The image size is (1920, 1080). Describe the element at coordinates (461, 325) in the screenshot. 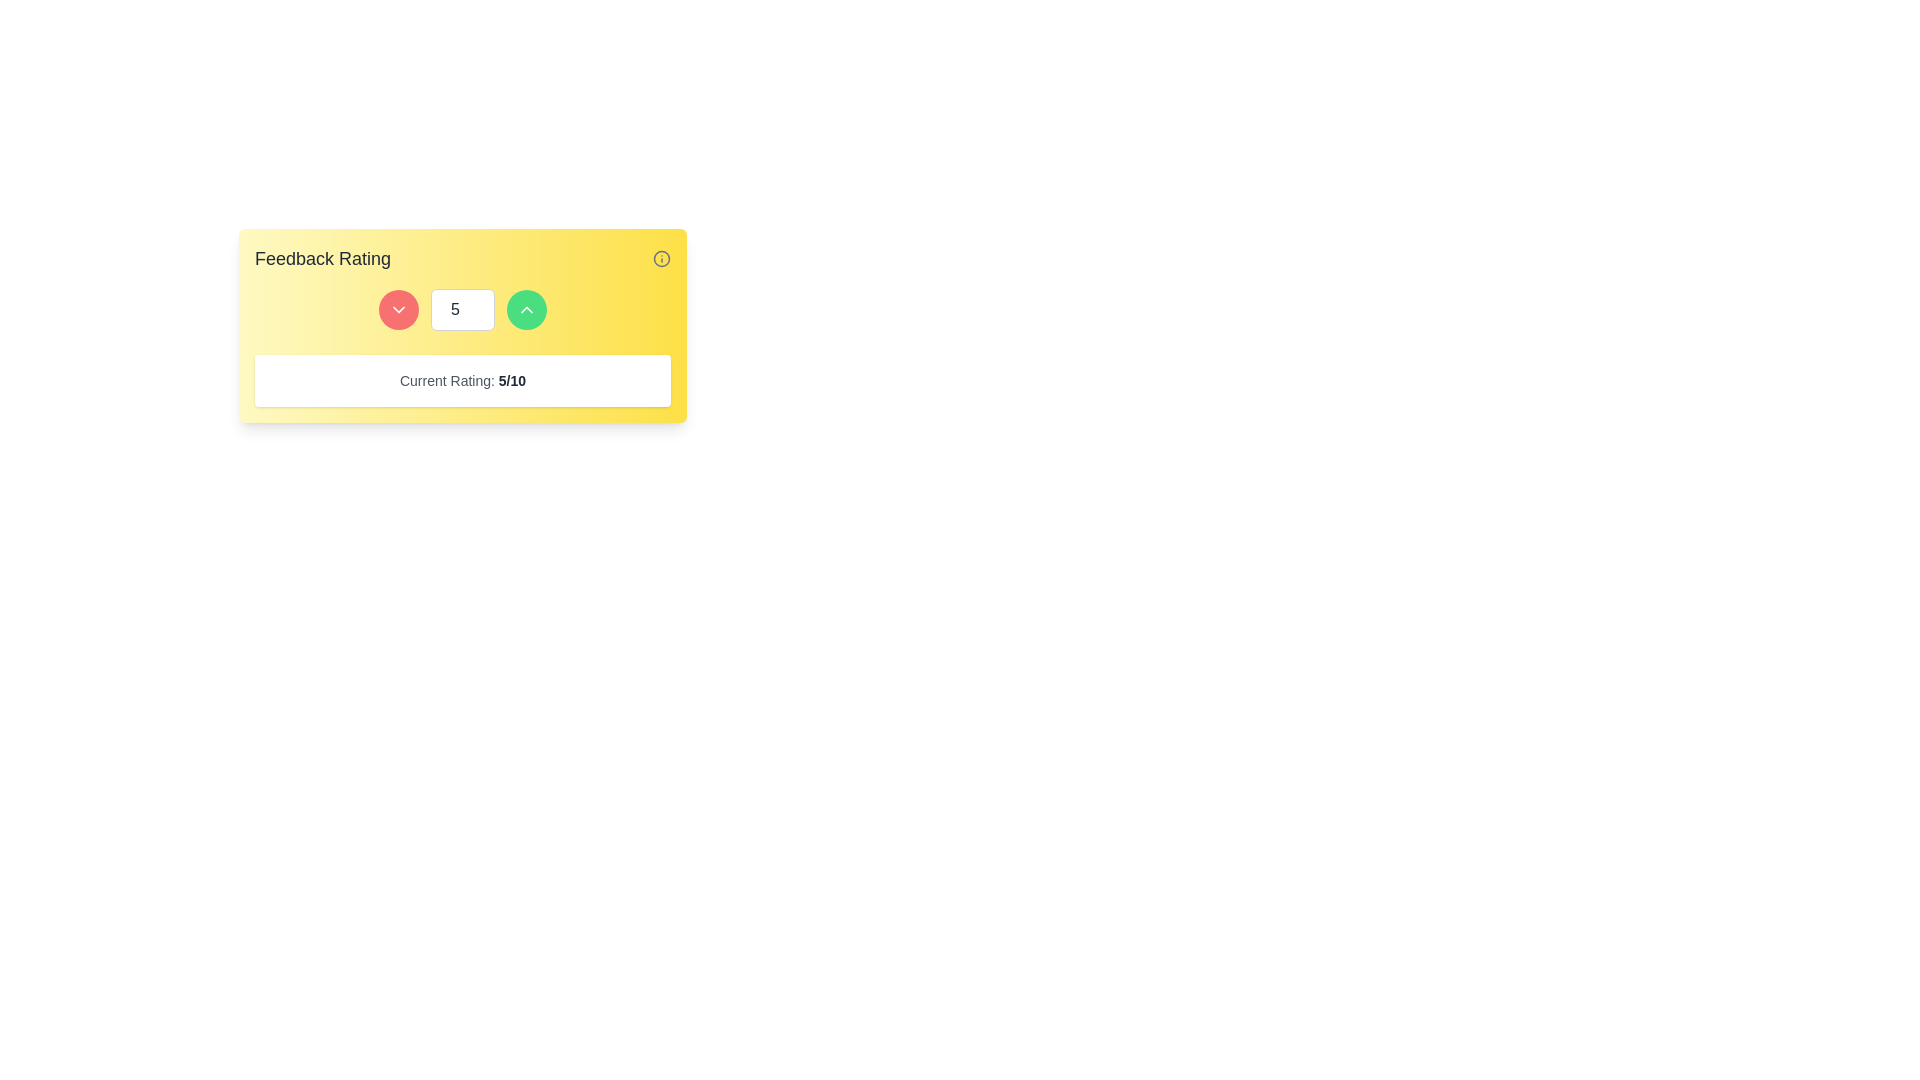

I see `the increment button of the Interactive rating component to raise the rating value` at that location.